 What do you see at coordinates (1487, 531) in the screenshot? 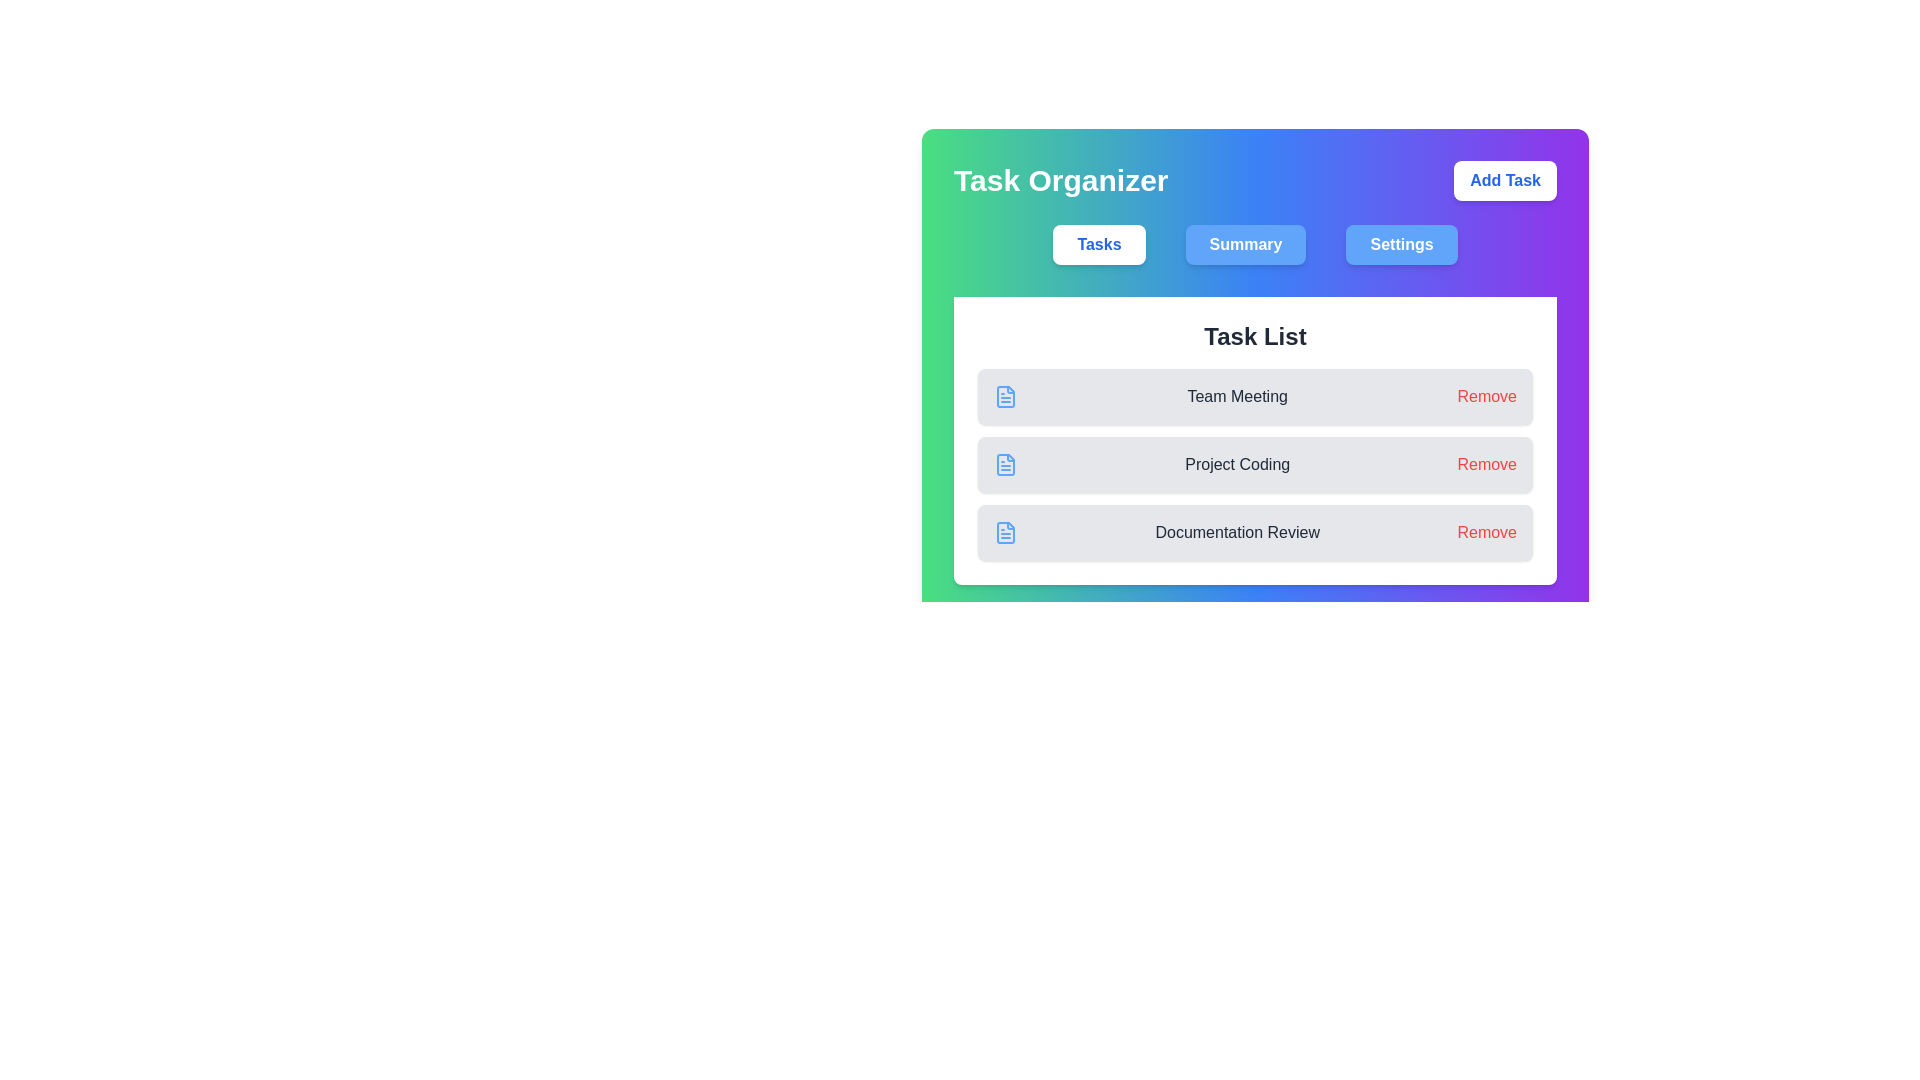
I see `the red 'Remove' button` at bounding box center [1487, 531].